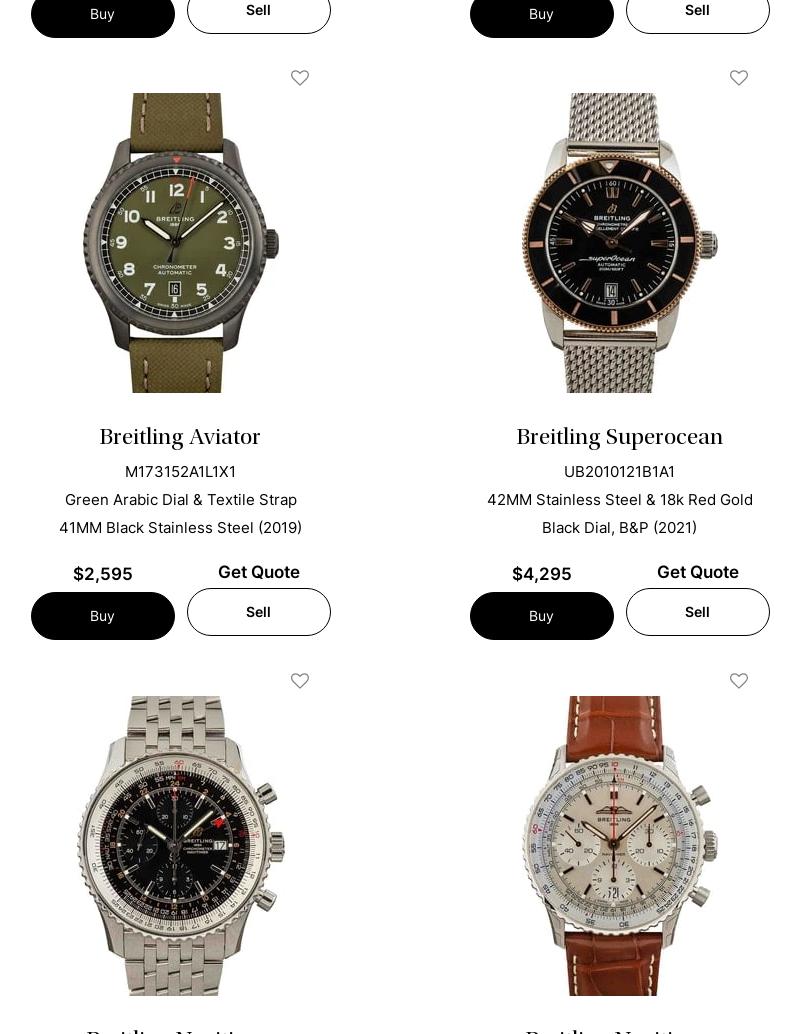 Image resolution: width=800 pixels, height=1034 pixels. What do you see at coordinates (393, 293) in the screenshot?
I see `'It is also a luxurious fashion accessory that has graced many wrists since its establishment in 1884. Whether you are a Breitling watch enthusiast or are new to the world of luxury watches, pre-owned Breitling watches from Bob's Watches will not disappoint. Browse our collection now!'` at bounding box center [393, 293].